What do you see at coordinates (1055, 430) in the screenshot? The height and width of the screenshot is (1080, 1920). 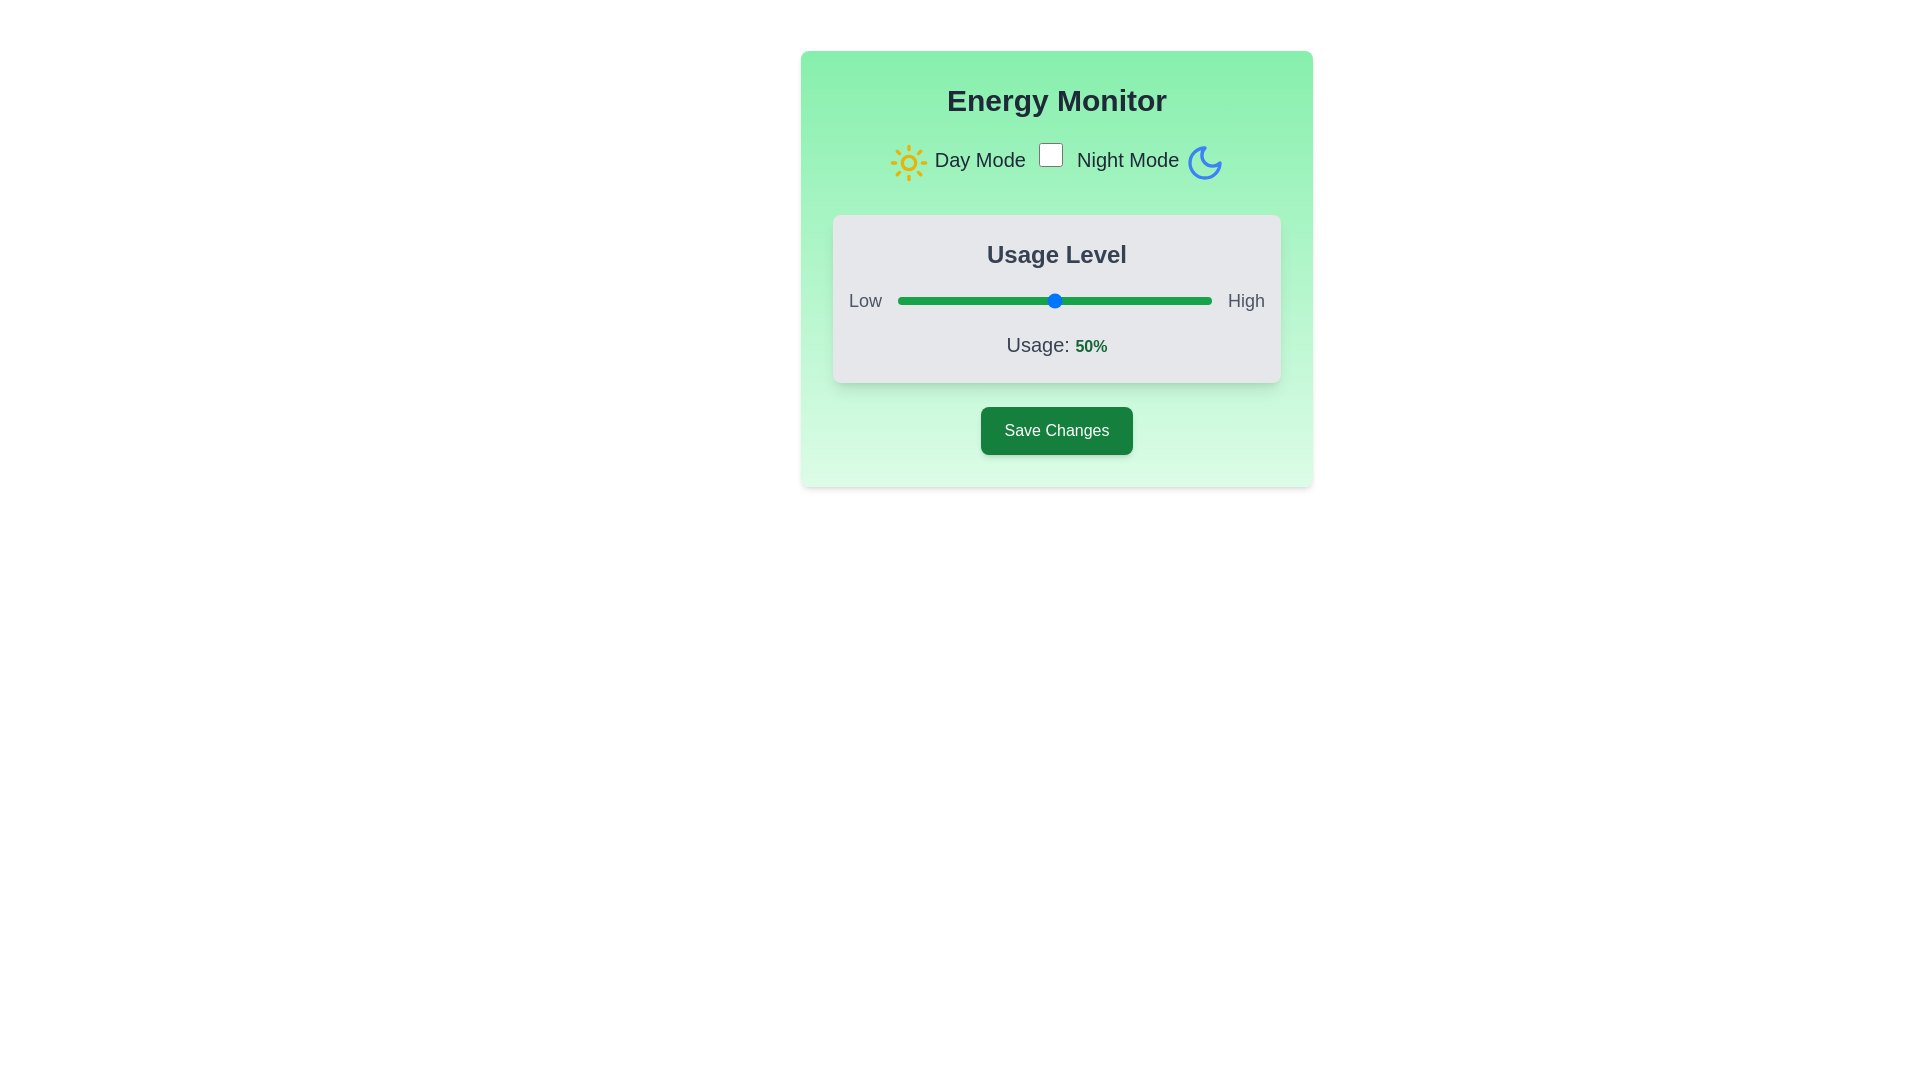 I see `the green 'Save Changes' button with rounded corners and white text by tabbing to it` at bounding box center [1055, 430].